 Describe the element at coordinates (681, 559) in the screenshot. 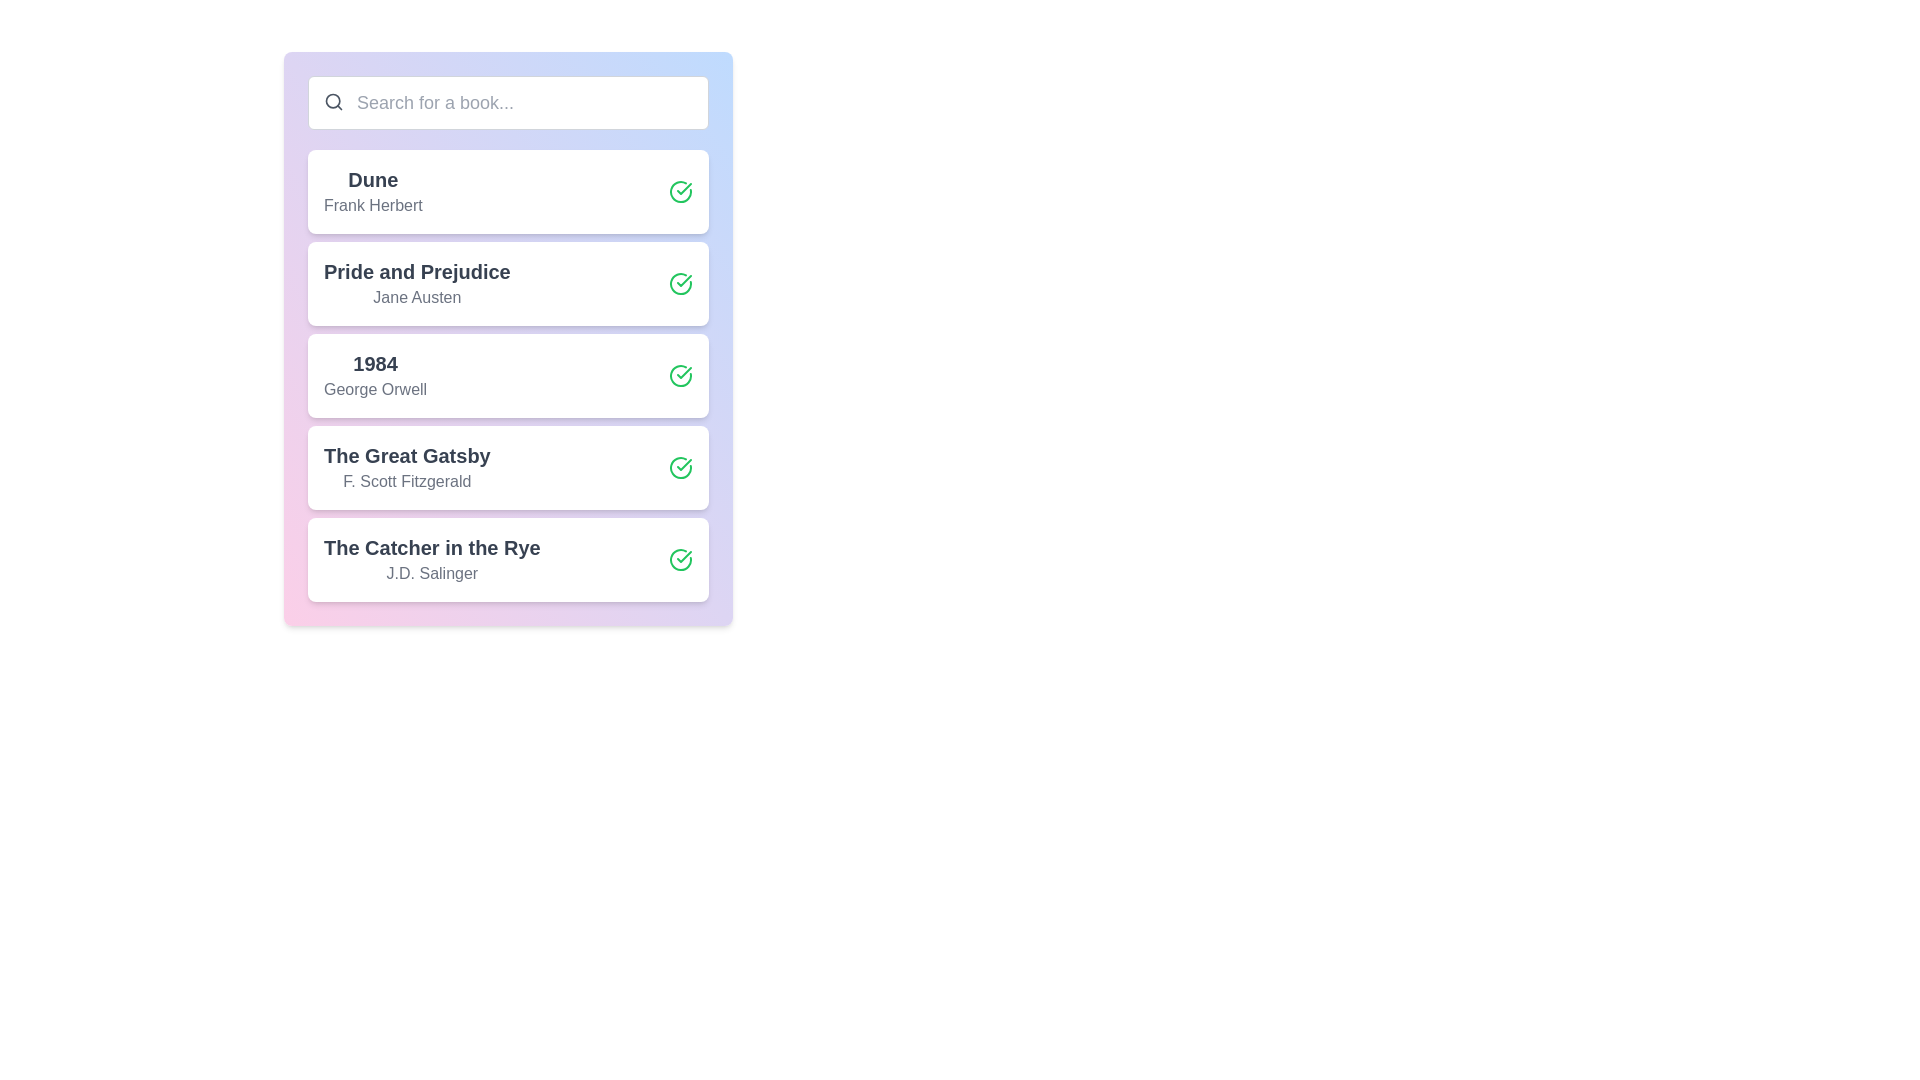

I see `the status indicator for 'The Catcher in the Rye', which indicates its selected or completed status, located to the right of the fifth list item` at that location.